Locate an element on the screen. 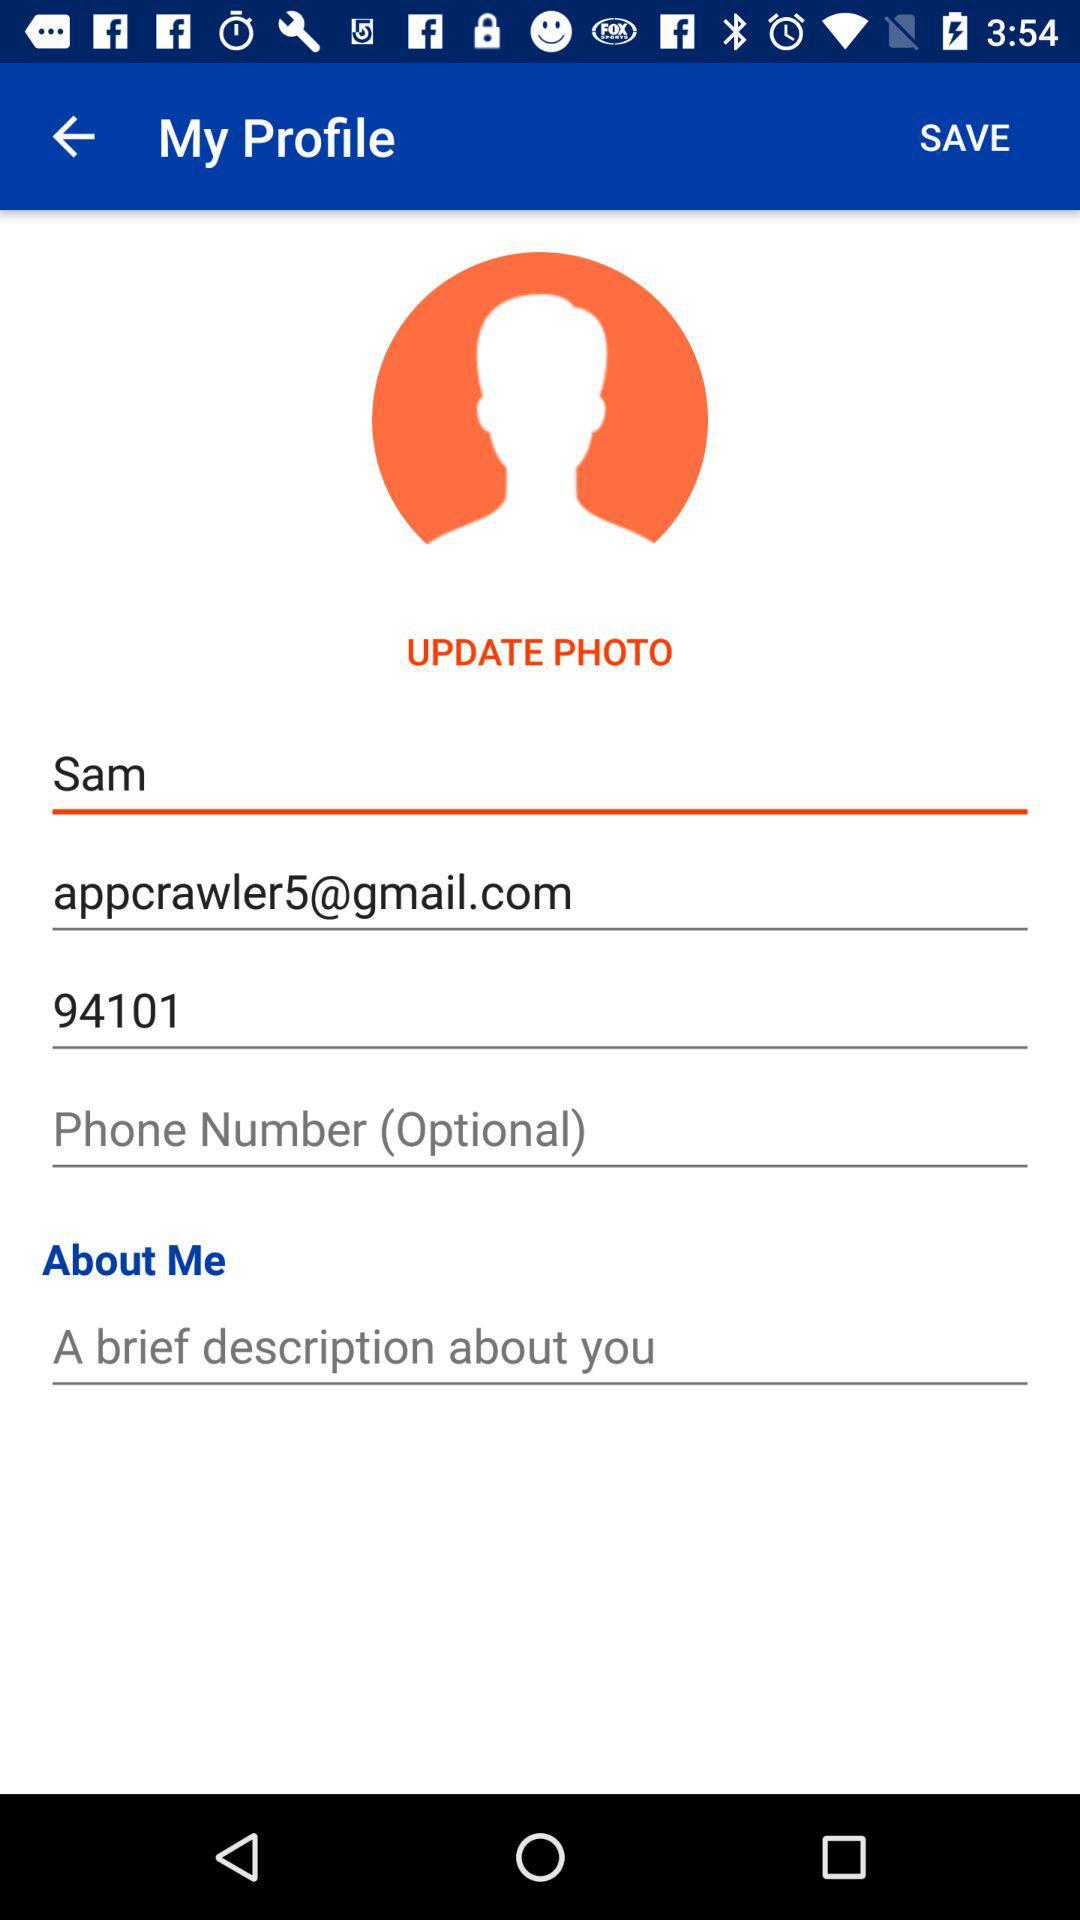 This screenshot has width=1080, height=1920. appcrawler5@gmail.com icon is located at coordinates (540, 890).